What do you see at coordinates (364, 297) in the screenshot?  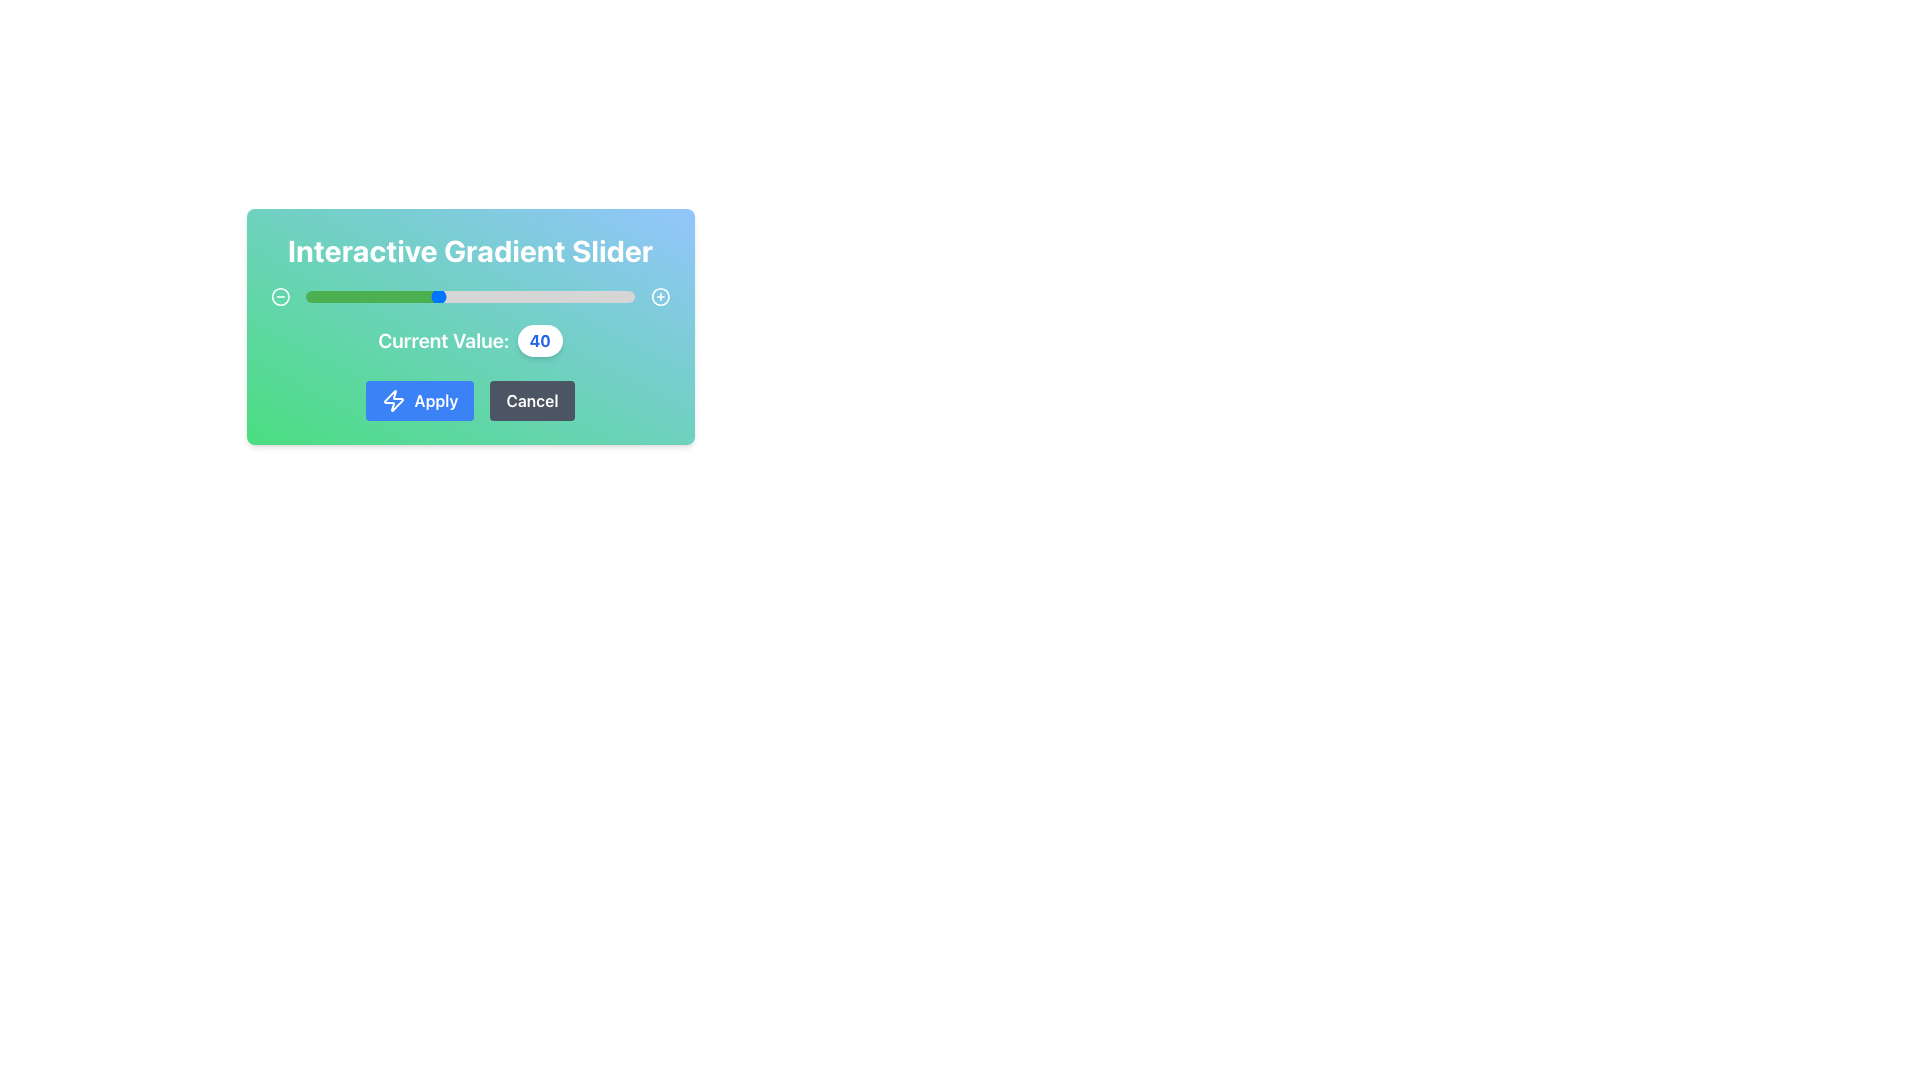 I see `the slider` at bounding box center [364, 297].